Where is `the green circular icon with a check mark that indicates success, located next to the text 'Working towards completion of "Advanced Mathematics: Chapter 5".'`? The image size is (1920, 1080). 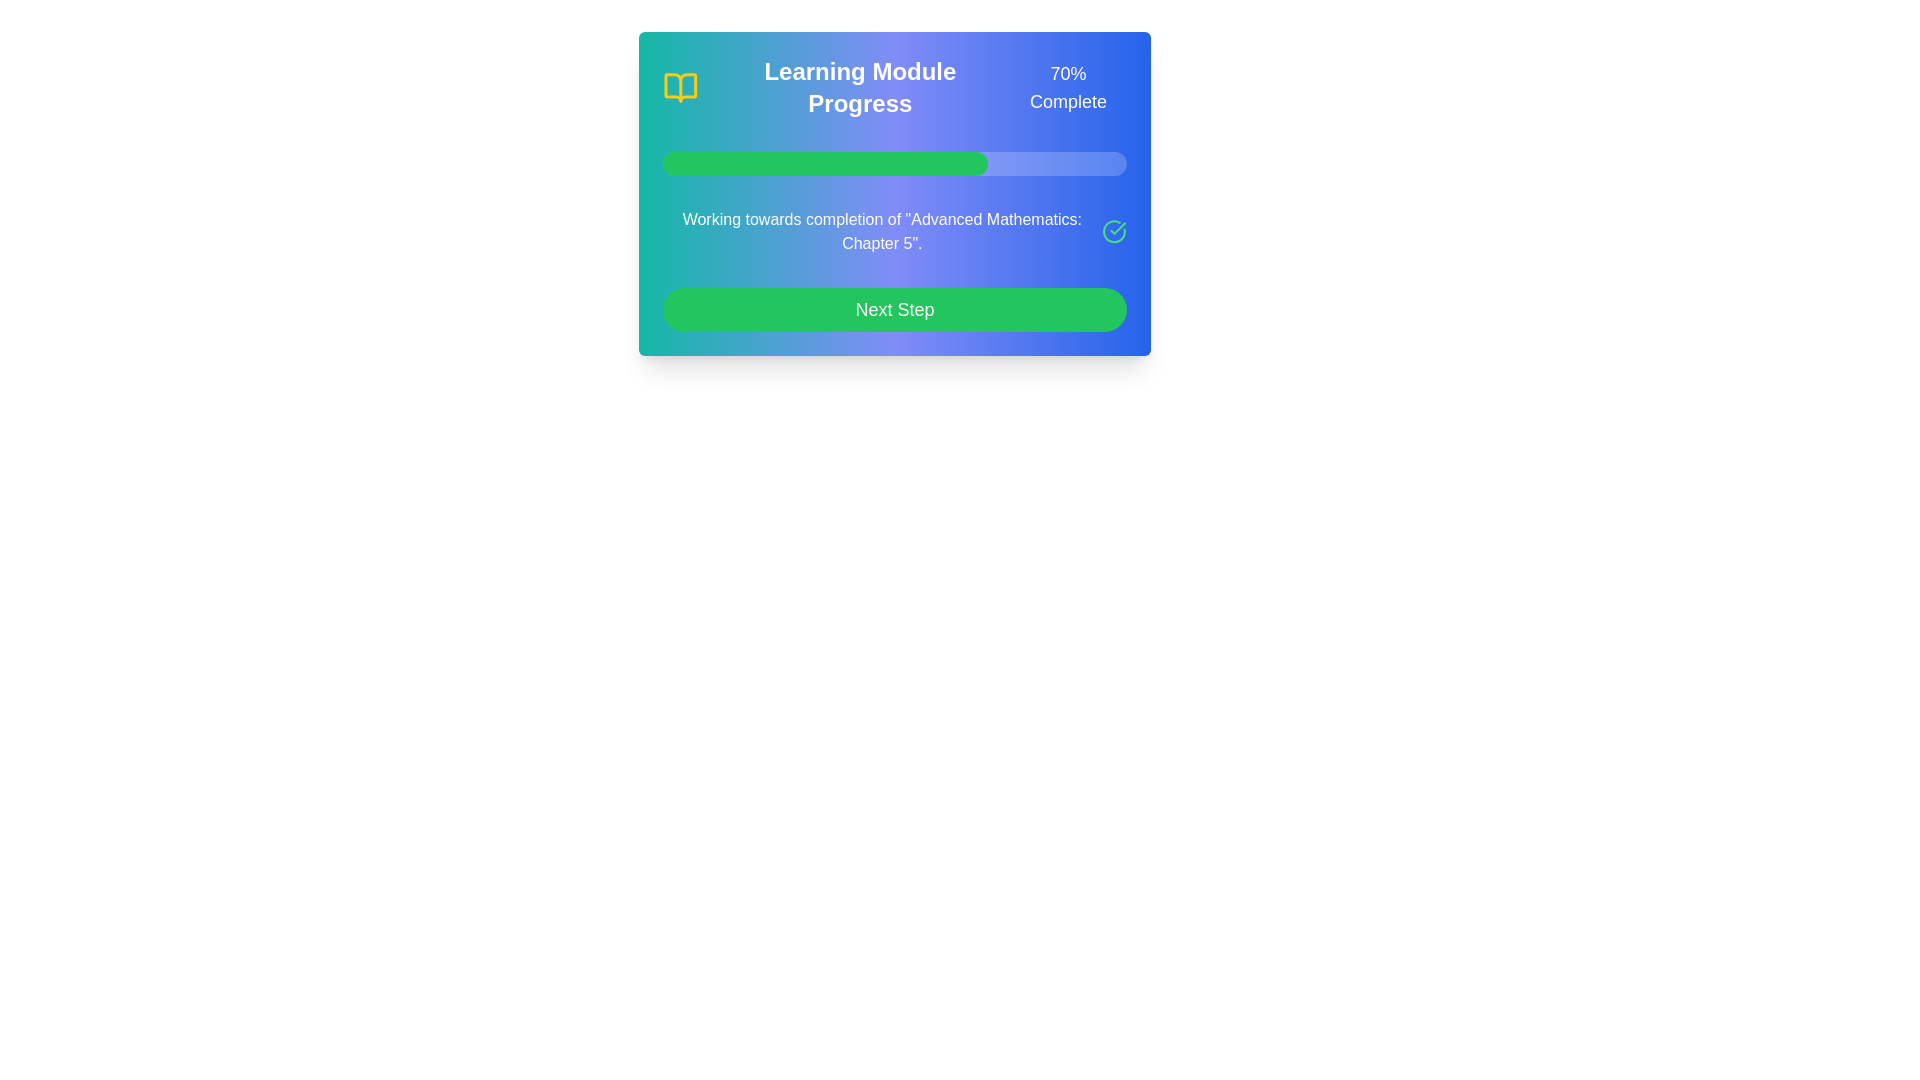 the green circular icon with a check mark that indicates success, located next to the text 'Working towards completion of "Advanced Mathematics: Chapter 5".' is located at coordinates (1113, 230).